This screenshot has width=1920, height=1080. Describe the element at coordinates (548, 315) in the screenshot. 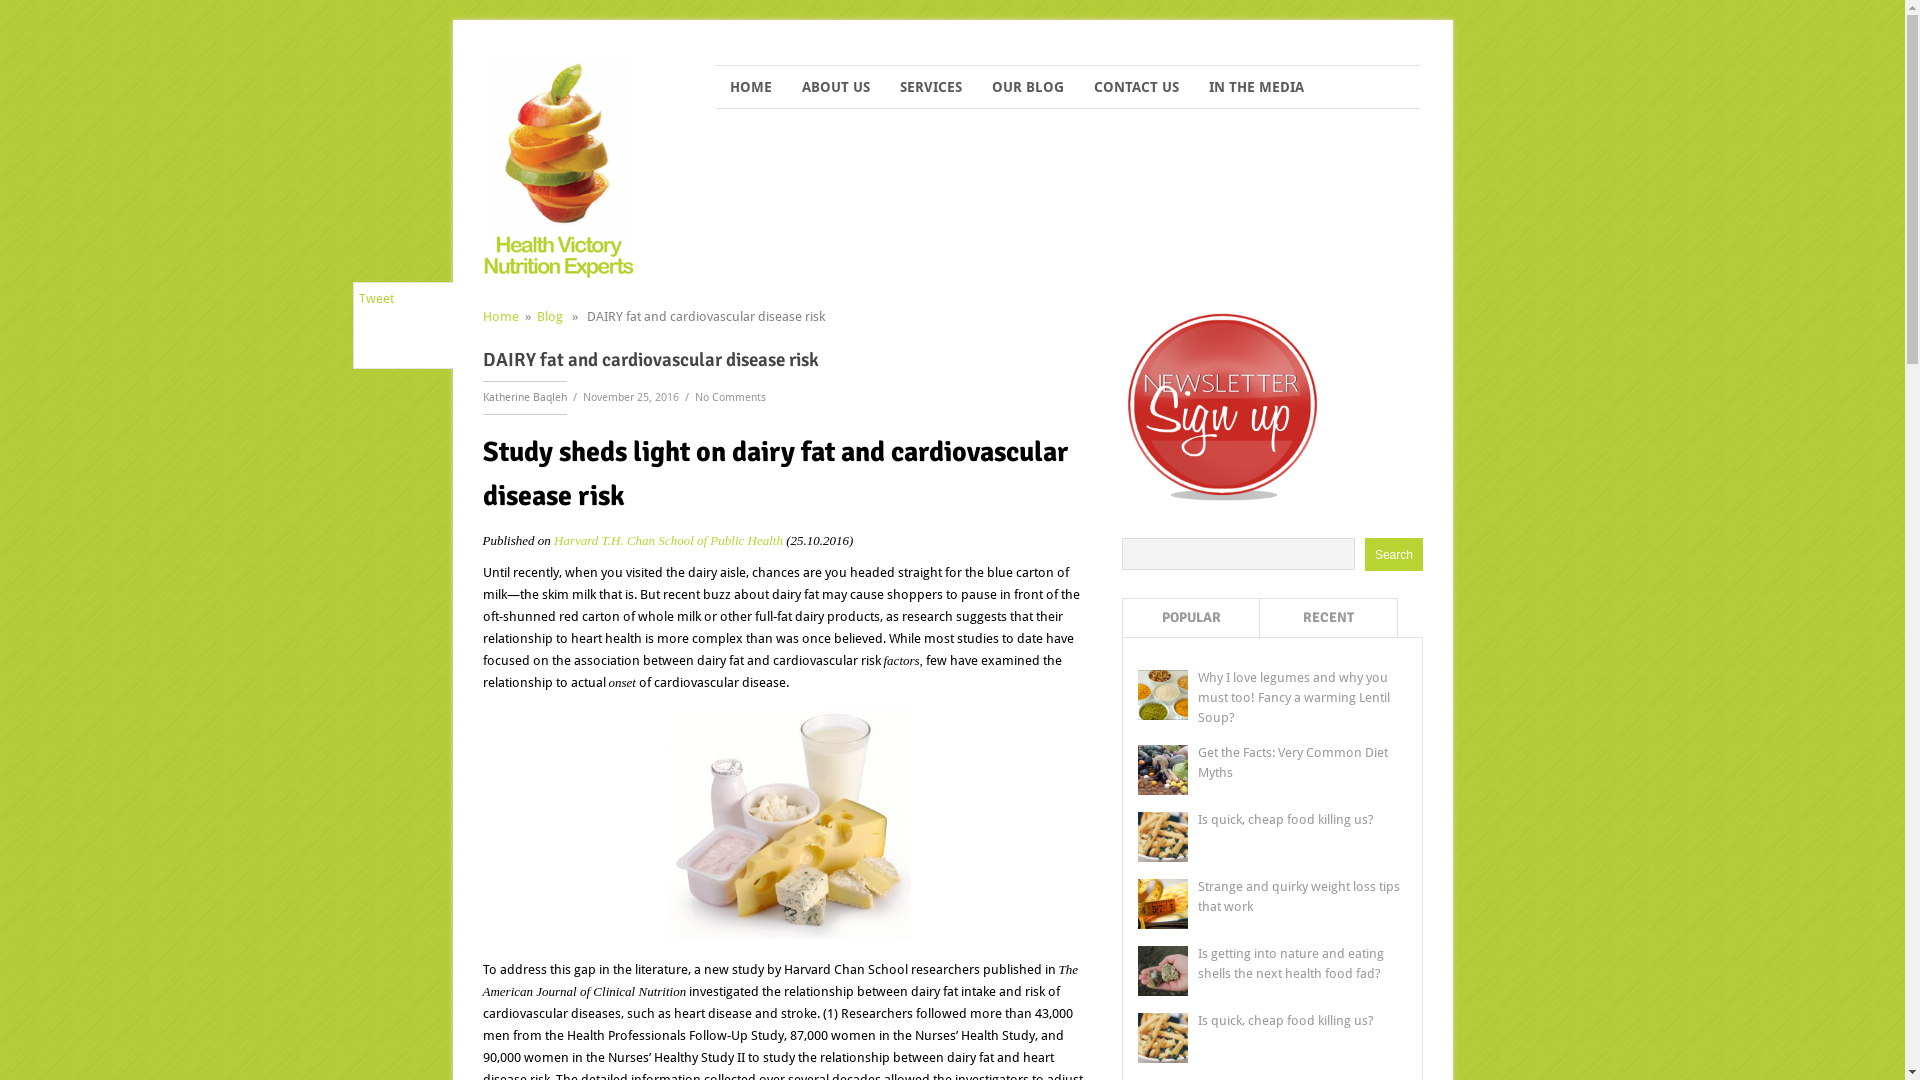

I see `'Blog'` at that location.